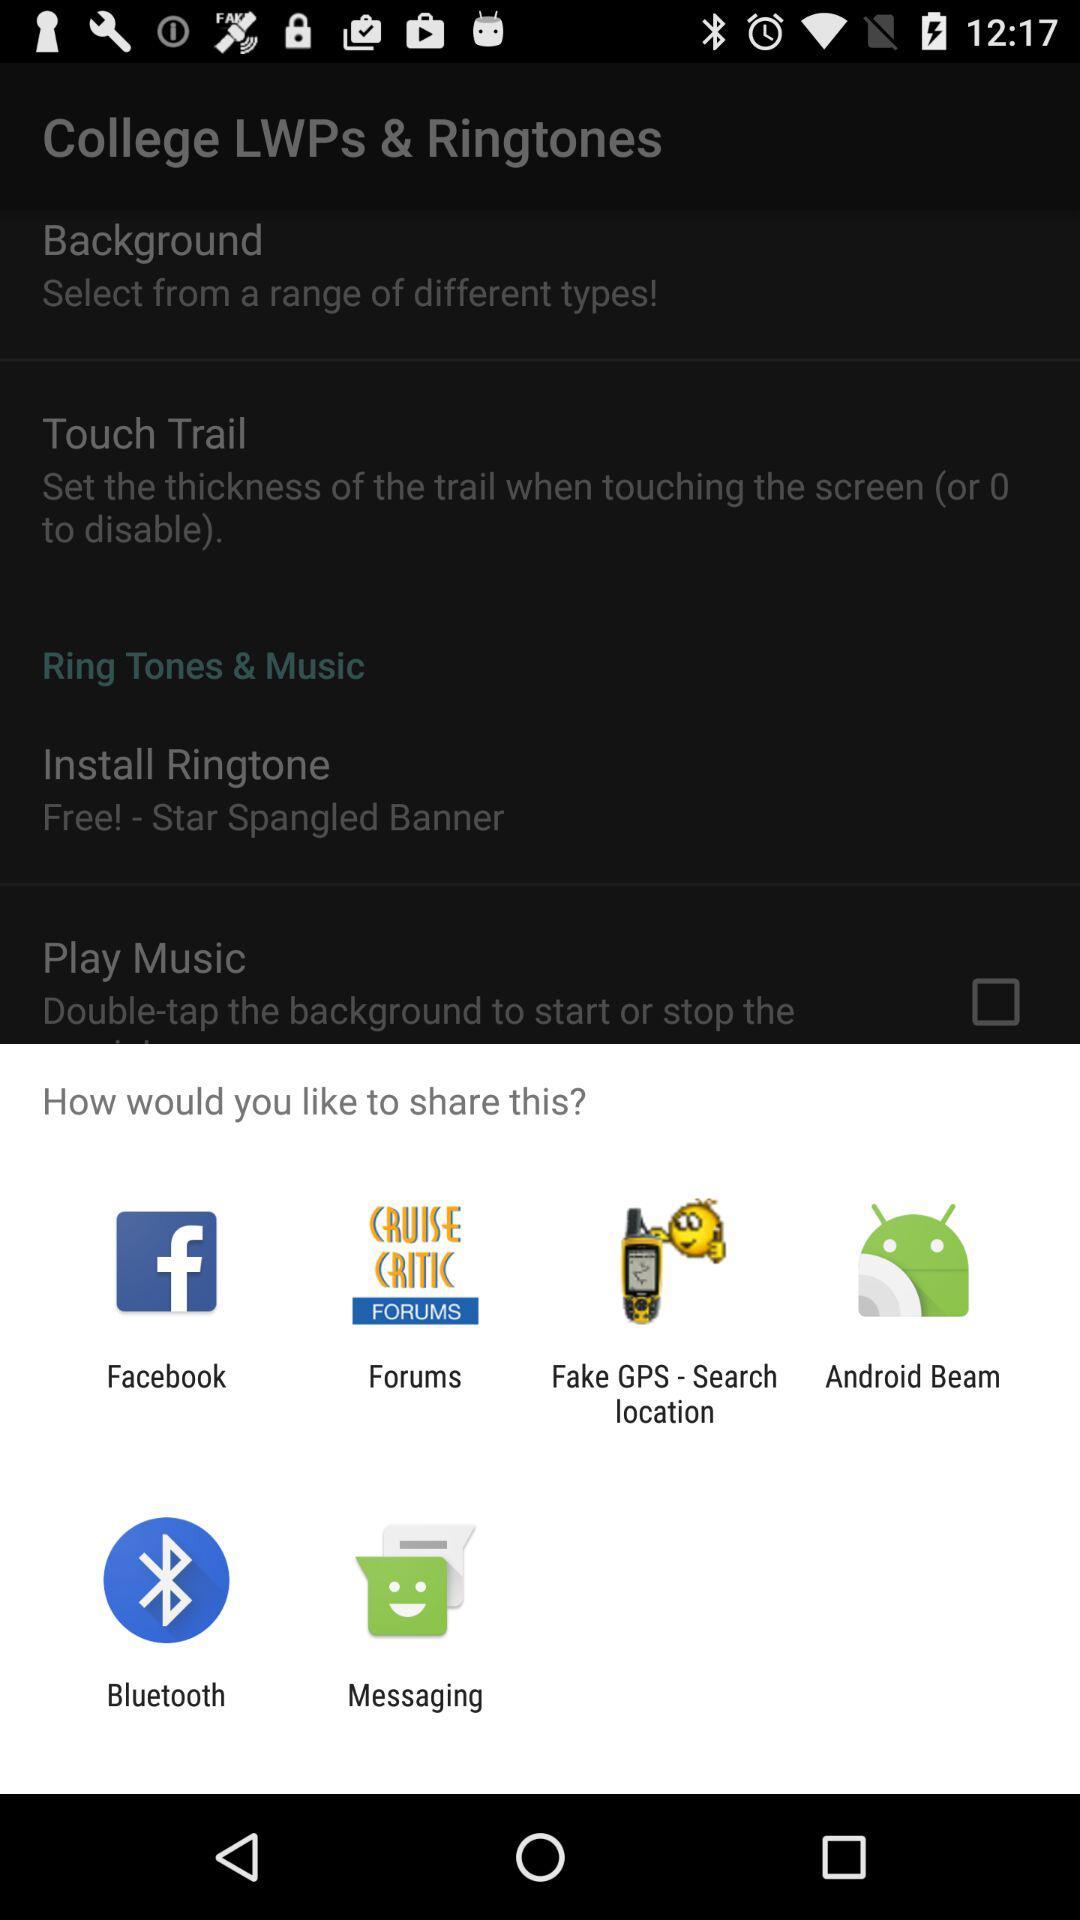 Image resolution: width=1080 pixels, height=1920 pixels. Describe the element at coordinates (165, 1392) in the screenshot. I see `the icon next to forums icon` at that location.